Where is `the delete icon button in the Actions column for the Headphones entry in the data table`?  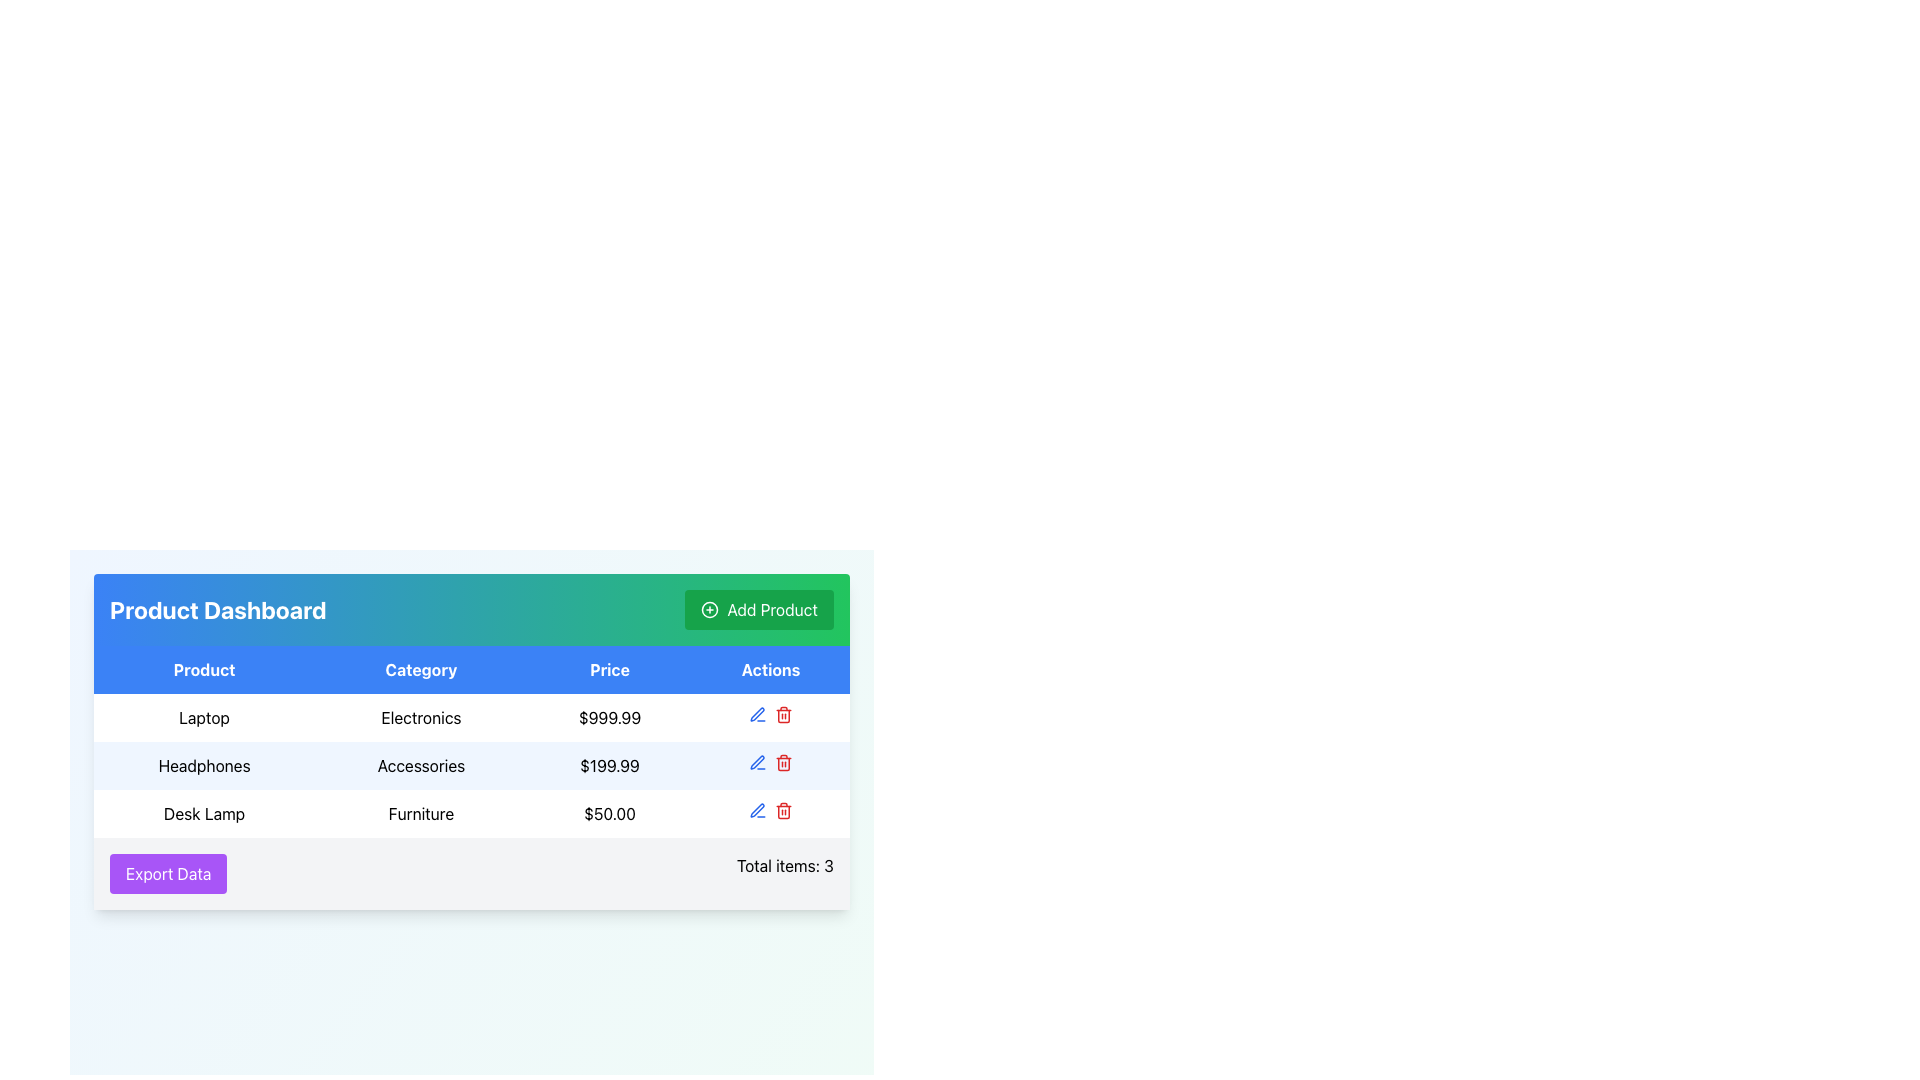
the delete icon button in the Actions column for the Headphones entry in the data table is located at coordinates (782, 763).